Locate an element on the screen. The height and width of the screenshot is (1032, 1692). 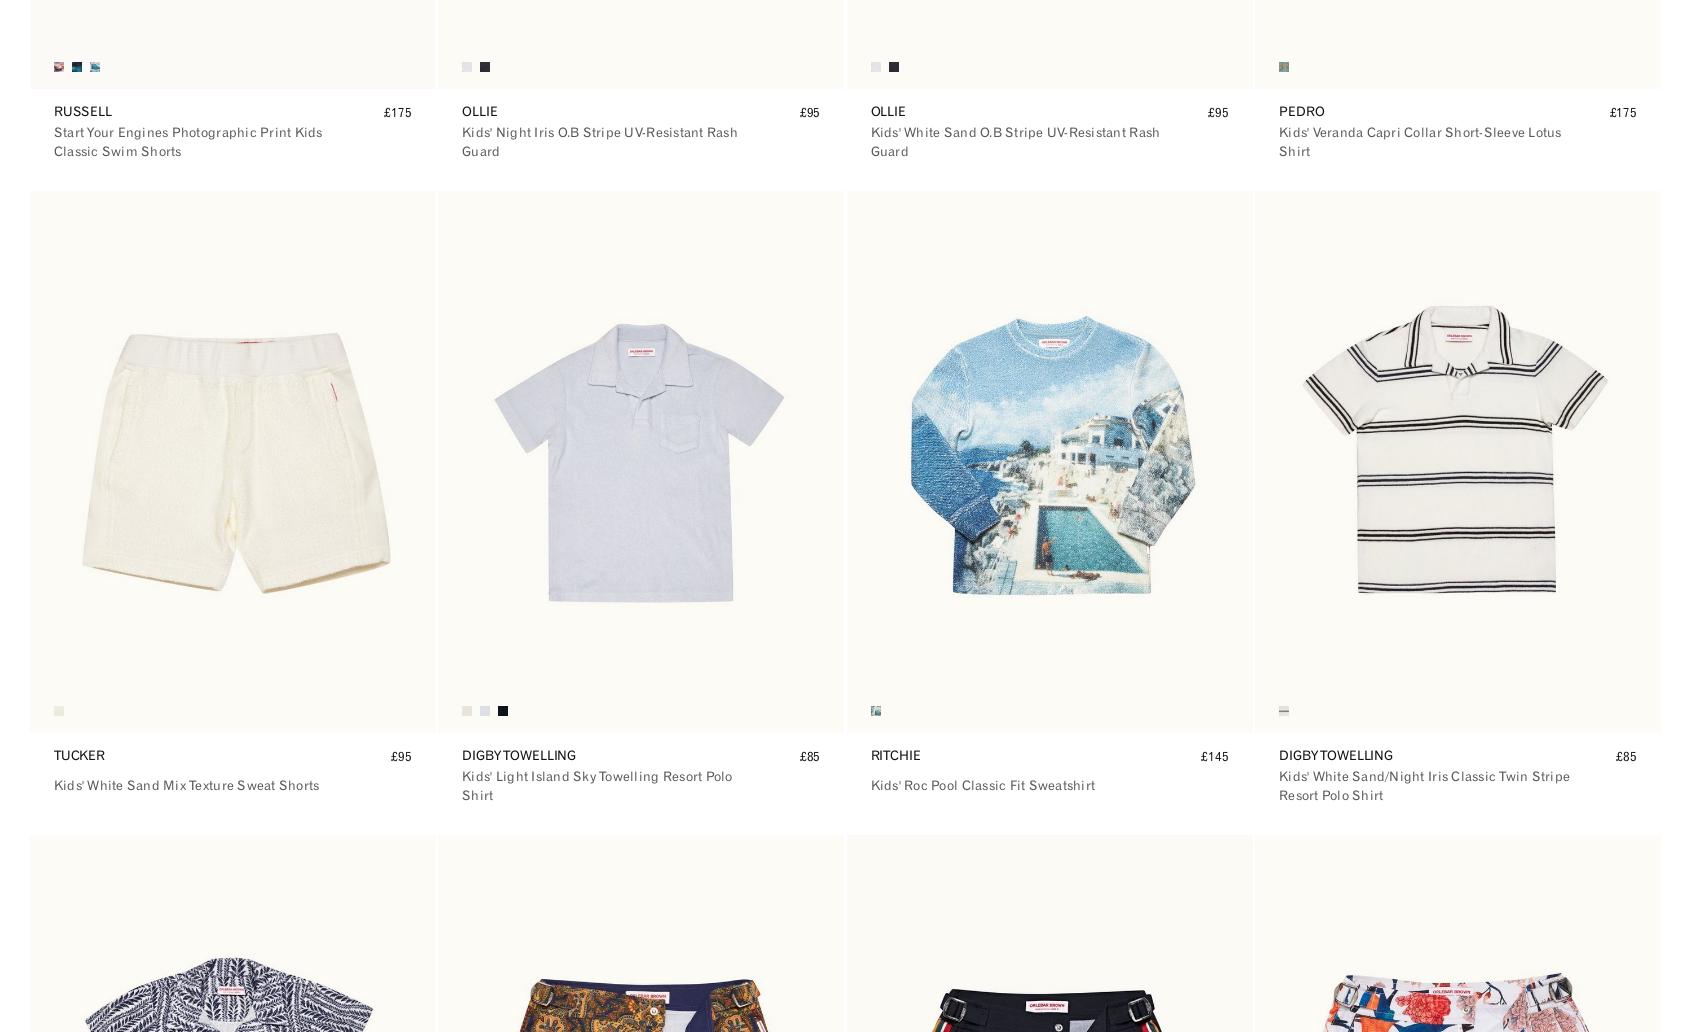
'Kids' White Sand/Night Iris Classic Twin Stripe Resort Polo Shirt' is located at coordinates (1277, 784).